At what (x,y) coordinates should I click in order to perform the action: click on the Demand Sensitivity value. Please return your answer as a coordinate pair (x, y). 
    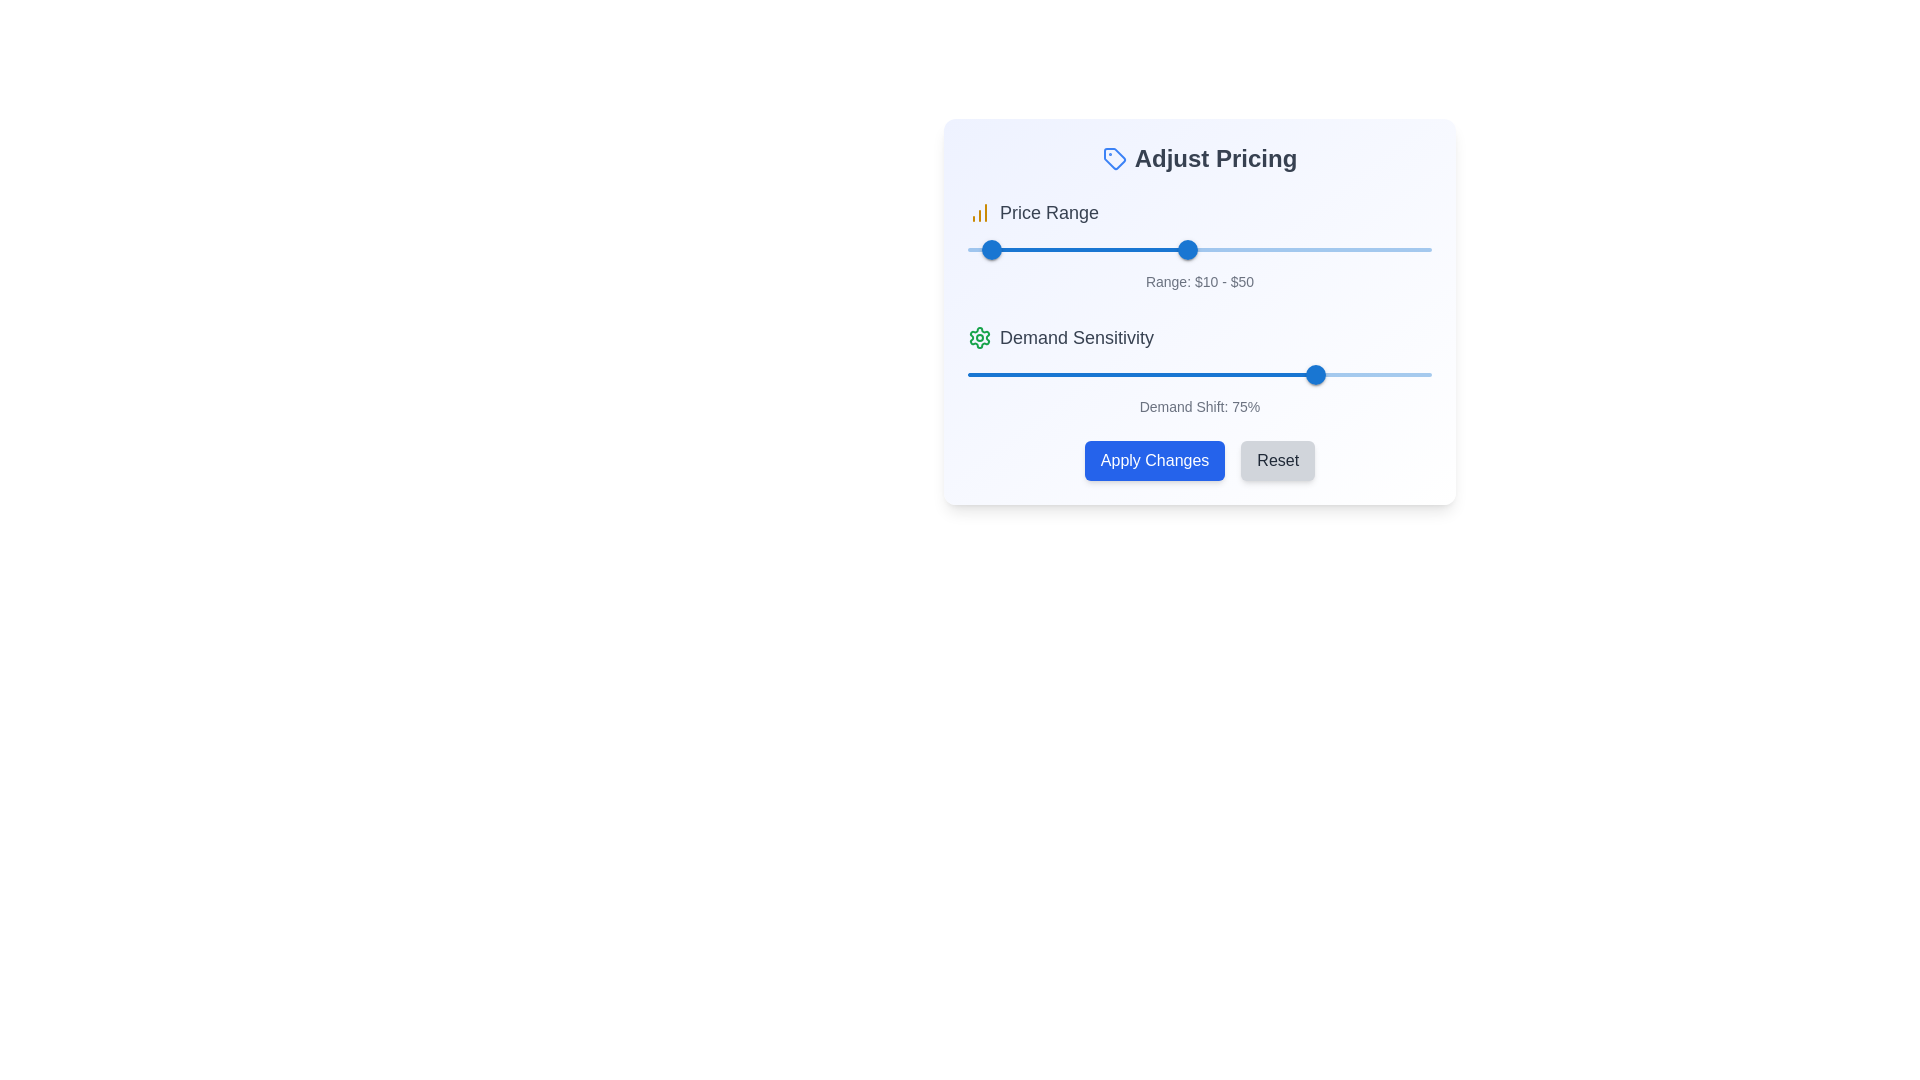
    Looking at the image, I should click on (1349, 374).